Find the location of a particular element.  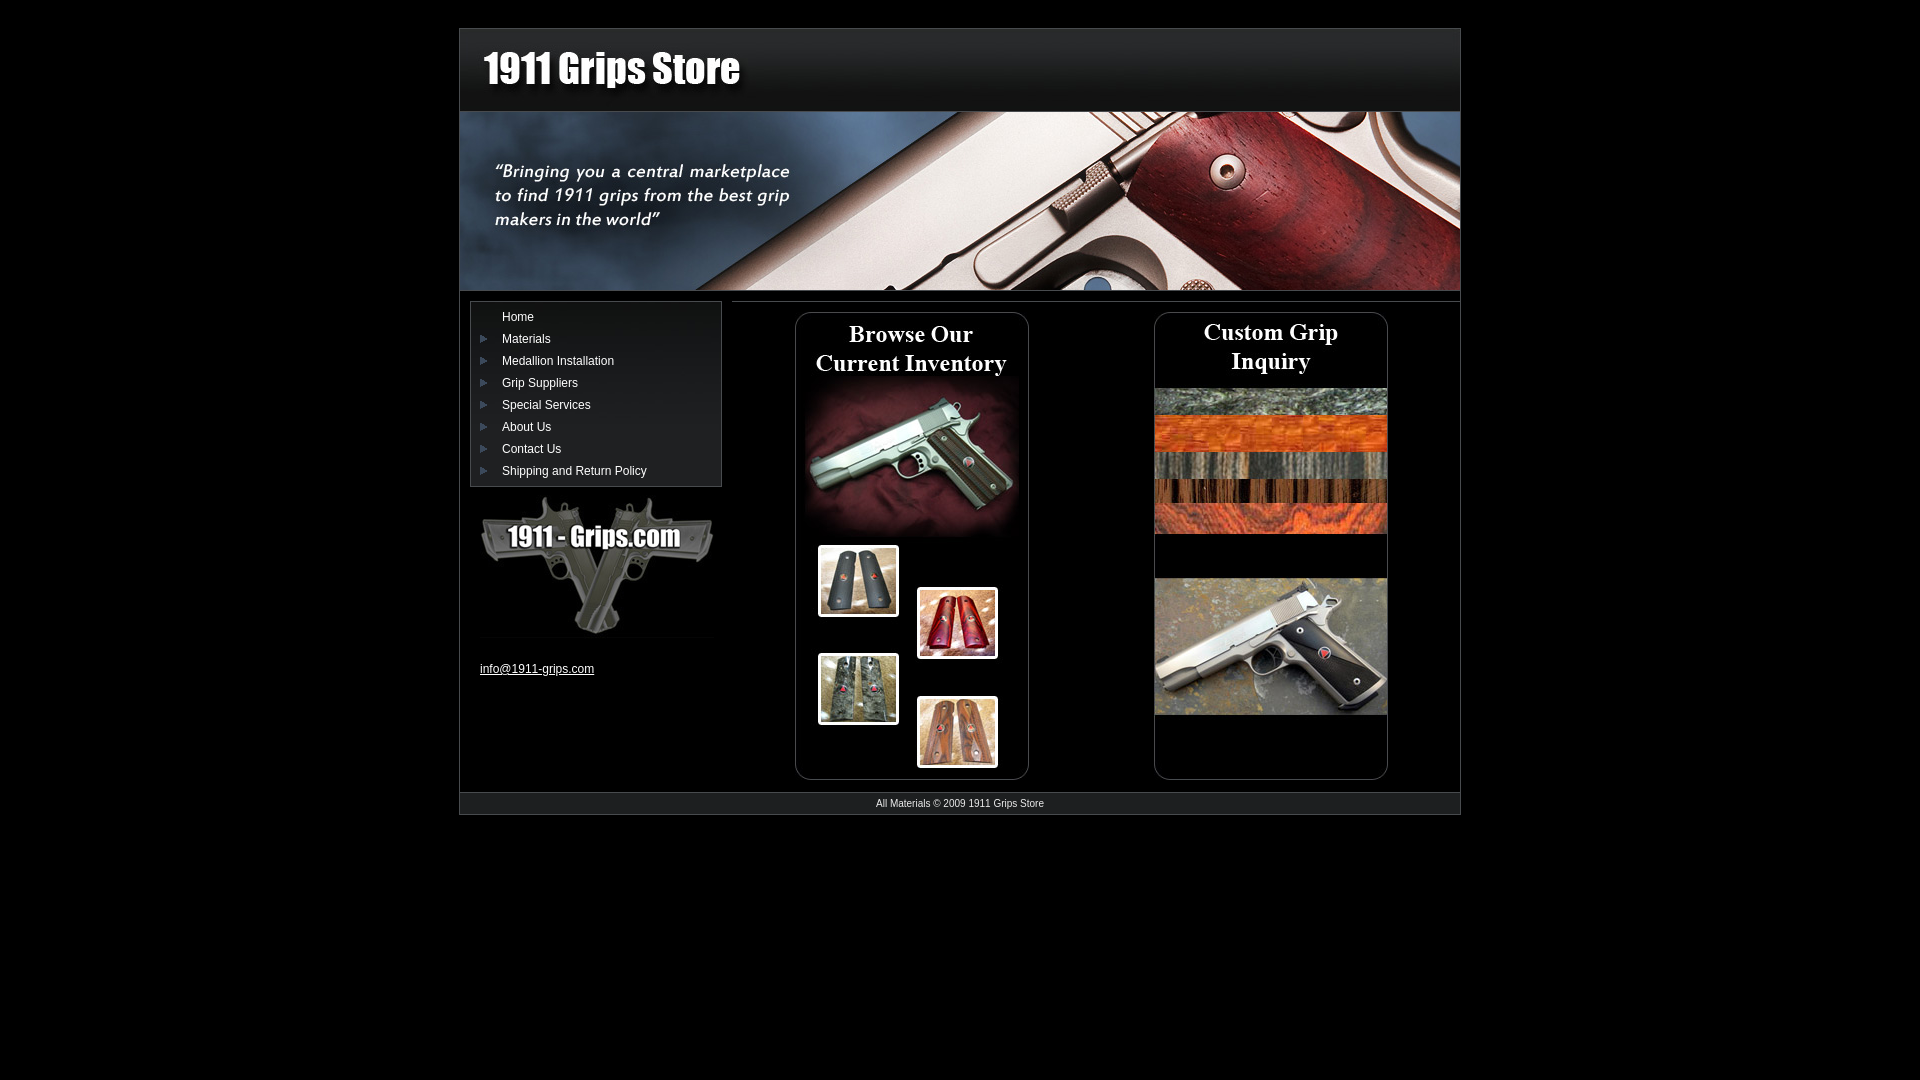

'Special Services' is located at coordinates (546, 405).